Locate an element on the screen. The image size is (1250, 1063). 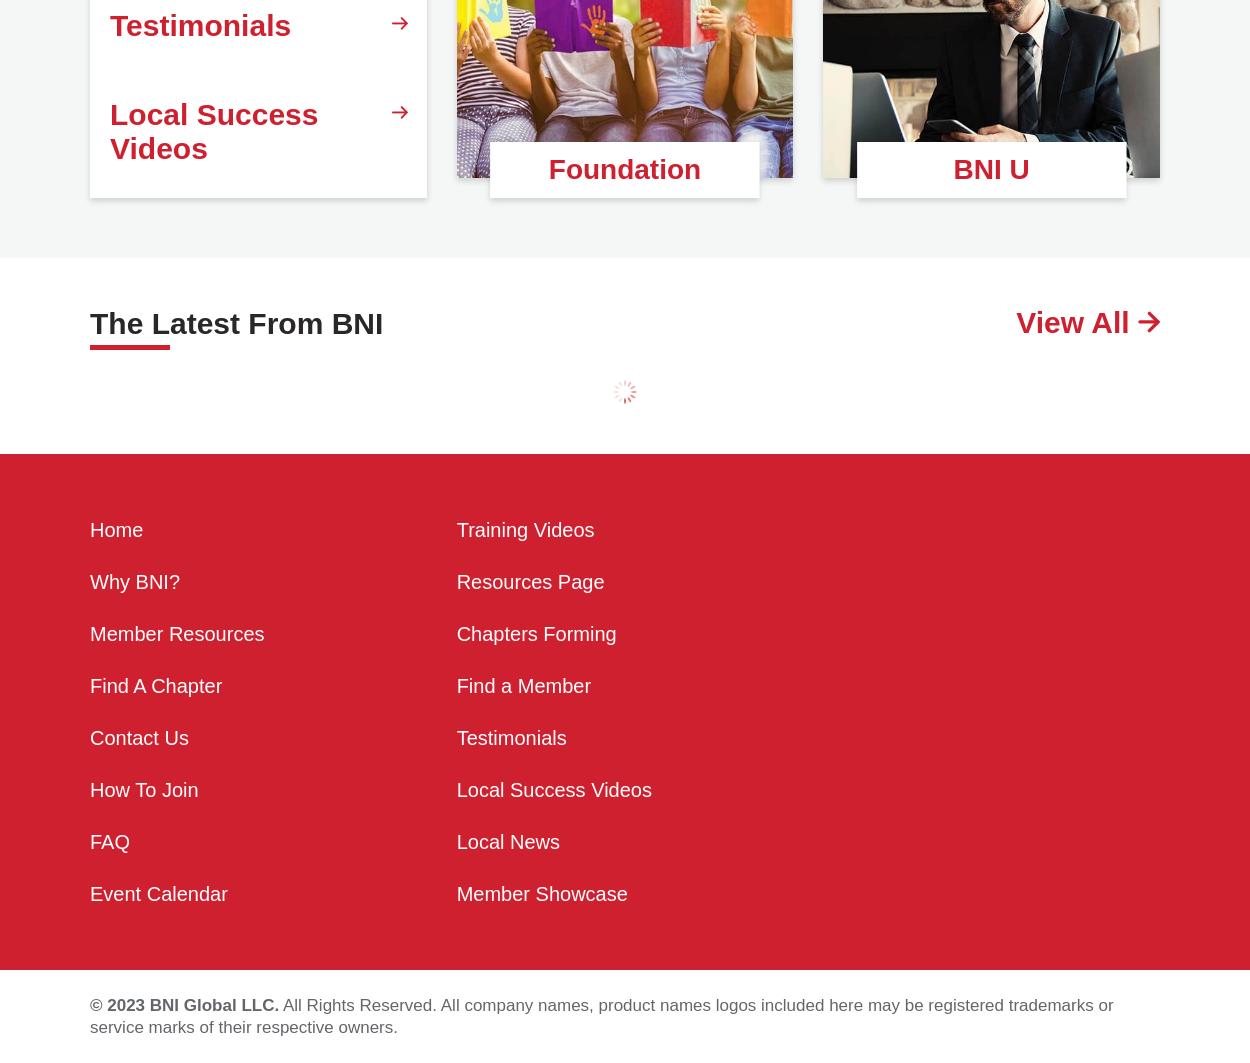
'BNI U' is located at coordinates (989, 168).